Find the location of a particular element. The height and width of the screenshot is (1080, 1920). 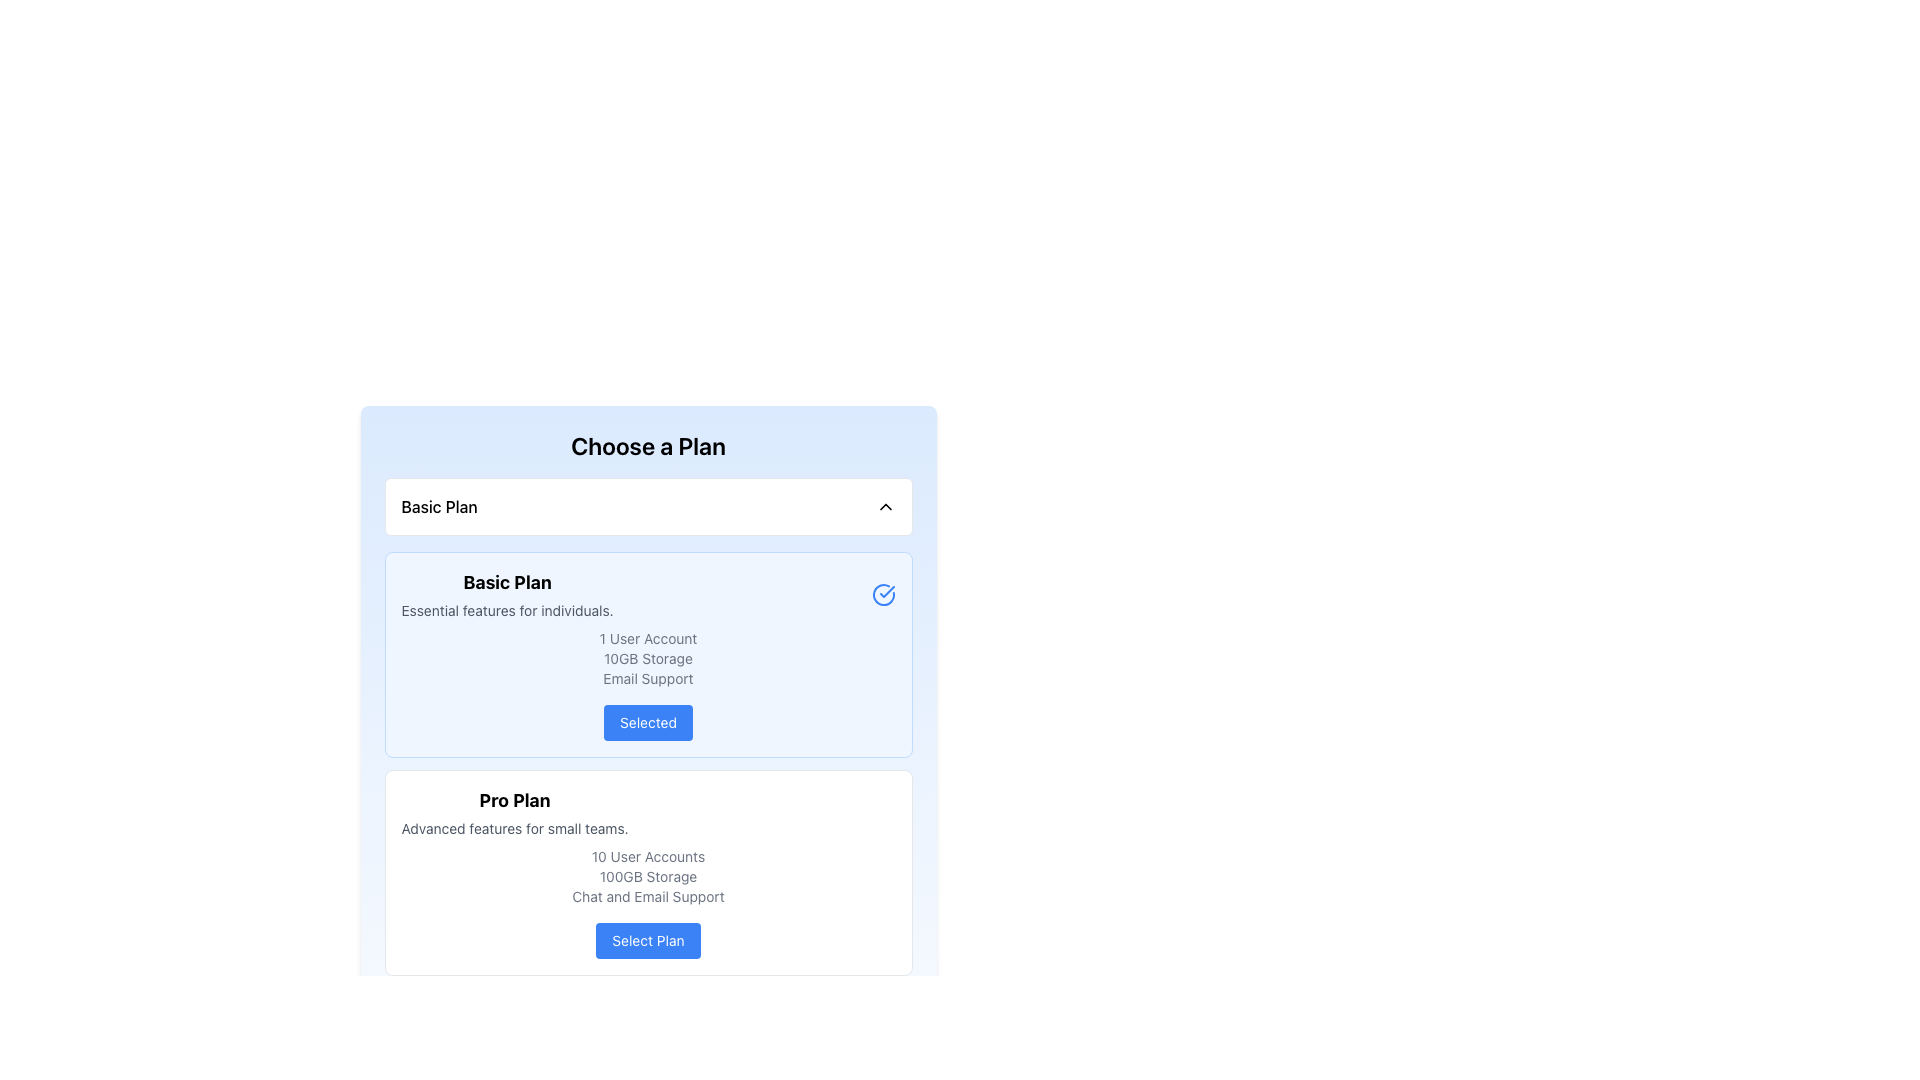

the blue circular icon with a check mark inside, located in the 'Basic Plan' section, to the right of the section title 'Basic Plan' is located at coordinates (882, 593).